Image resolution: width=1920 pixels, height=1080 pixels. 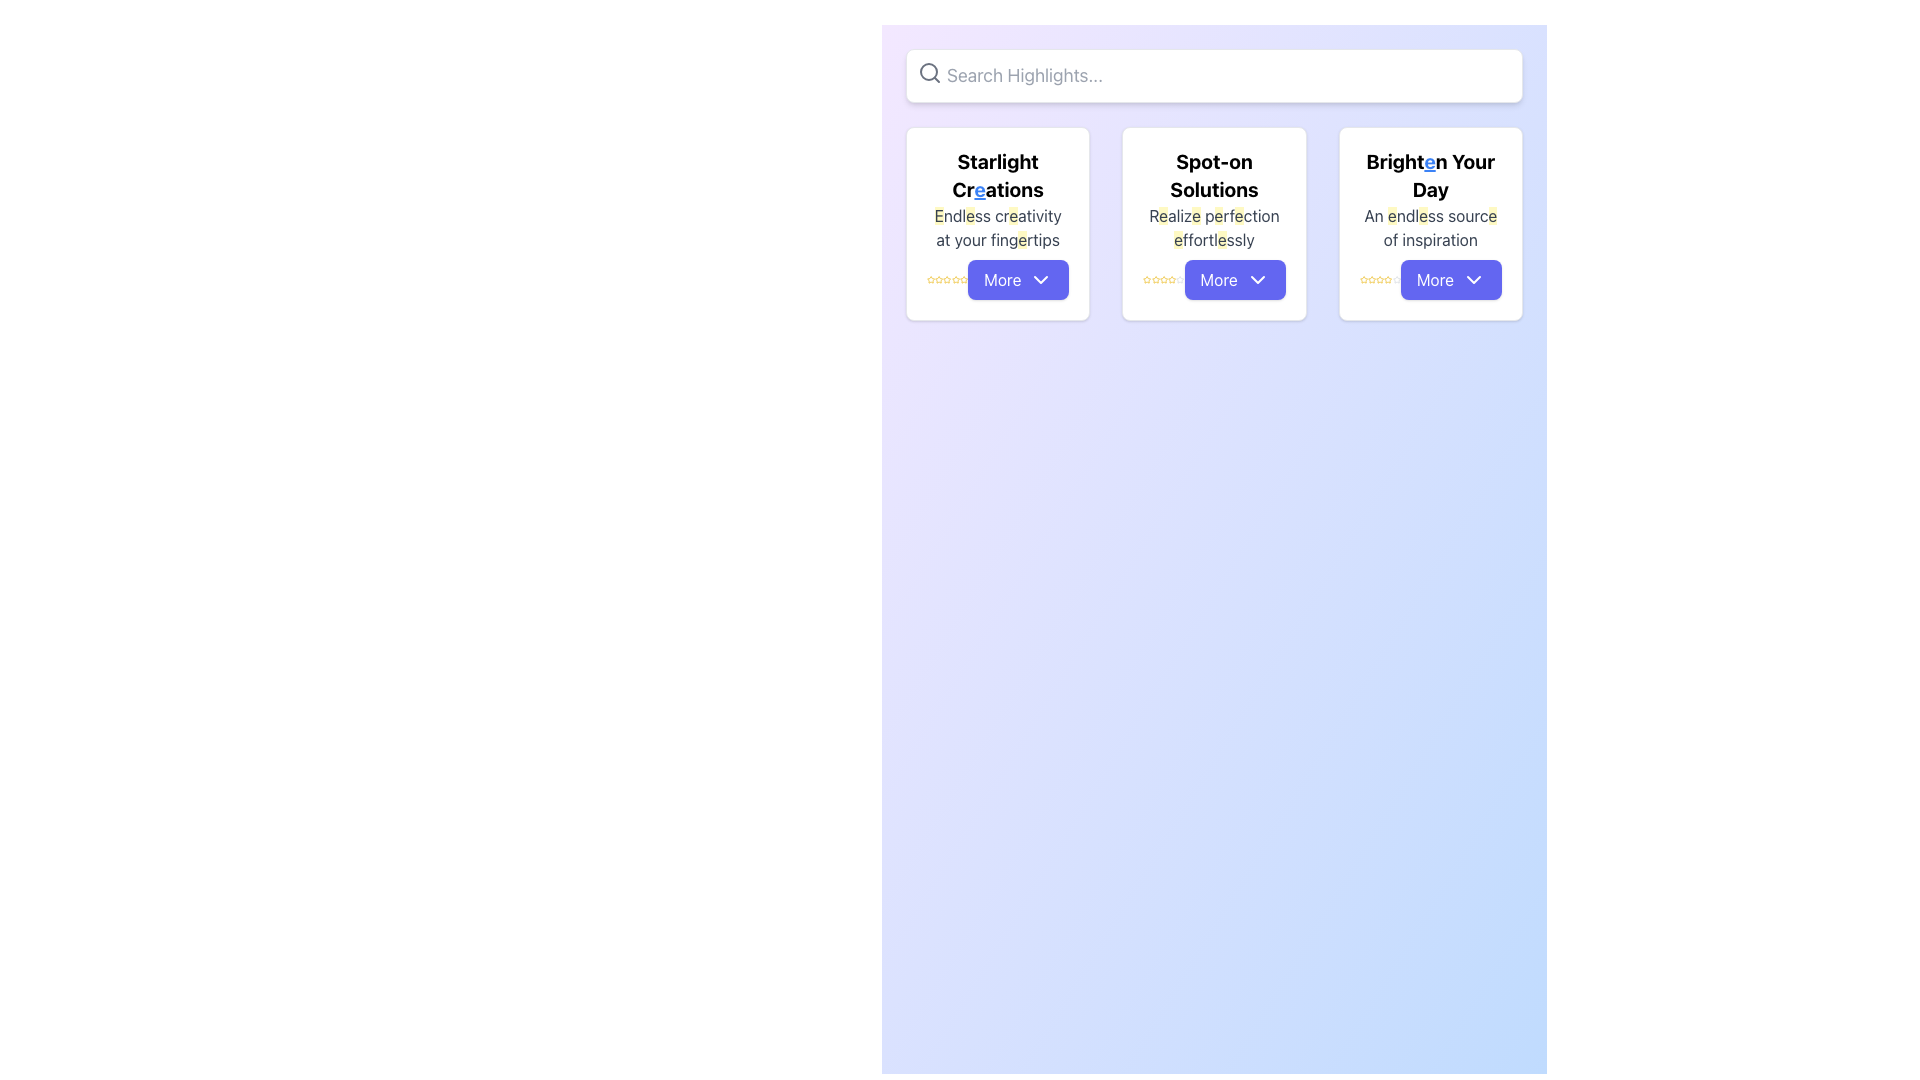 What do you see at coordinates (992, 216) in the screenshot?
I see `the text element 'ss cr' which is part of the text block 'Endless creativity at your fingertips' and is positioned between the highlighted letters 'e' in 'Endless' and 'e' in 'creativity'` at bounding box center [992, 216].